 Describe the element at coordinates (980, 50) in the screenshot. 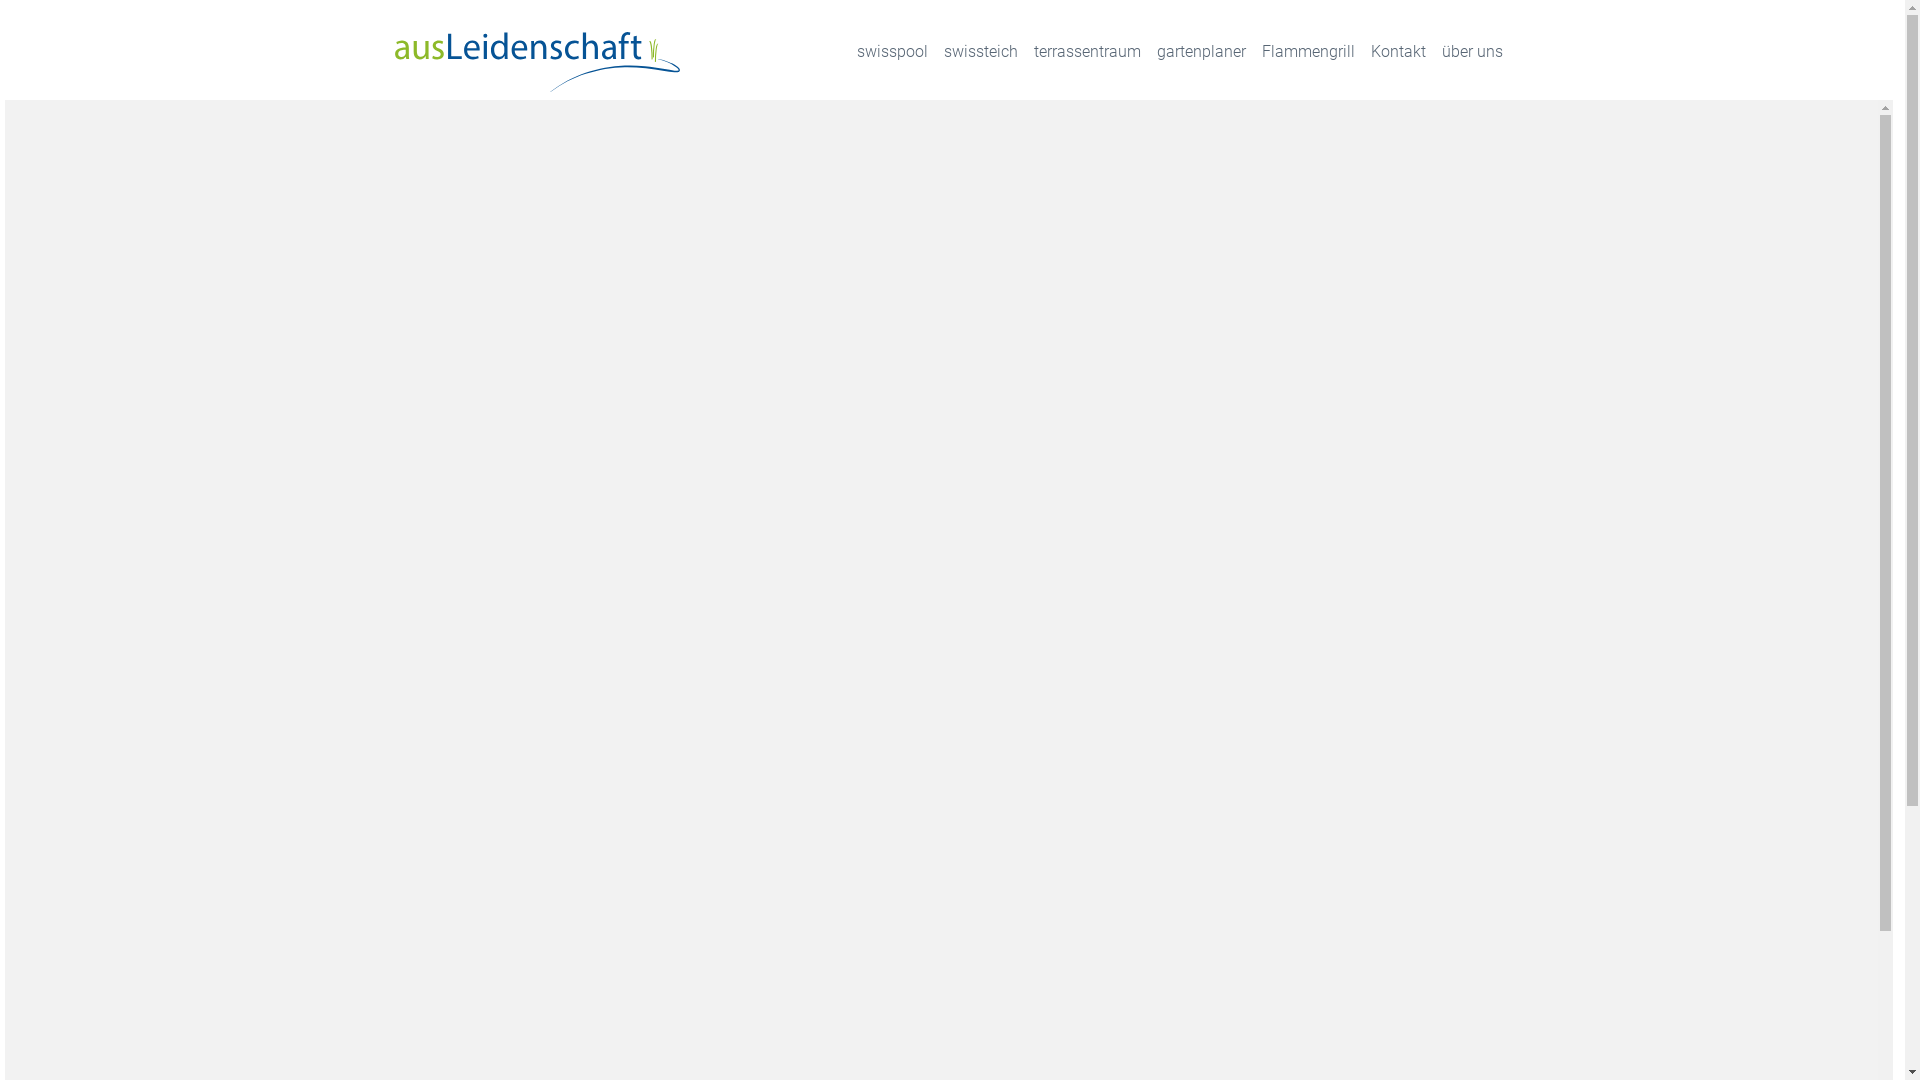

I see `'swissteich'` at that location.